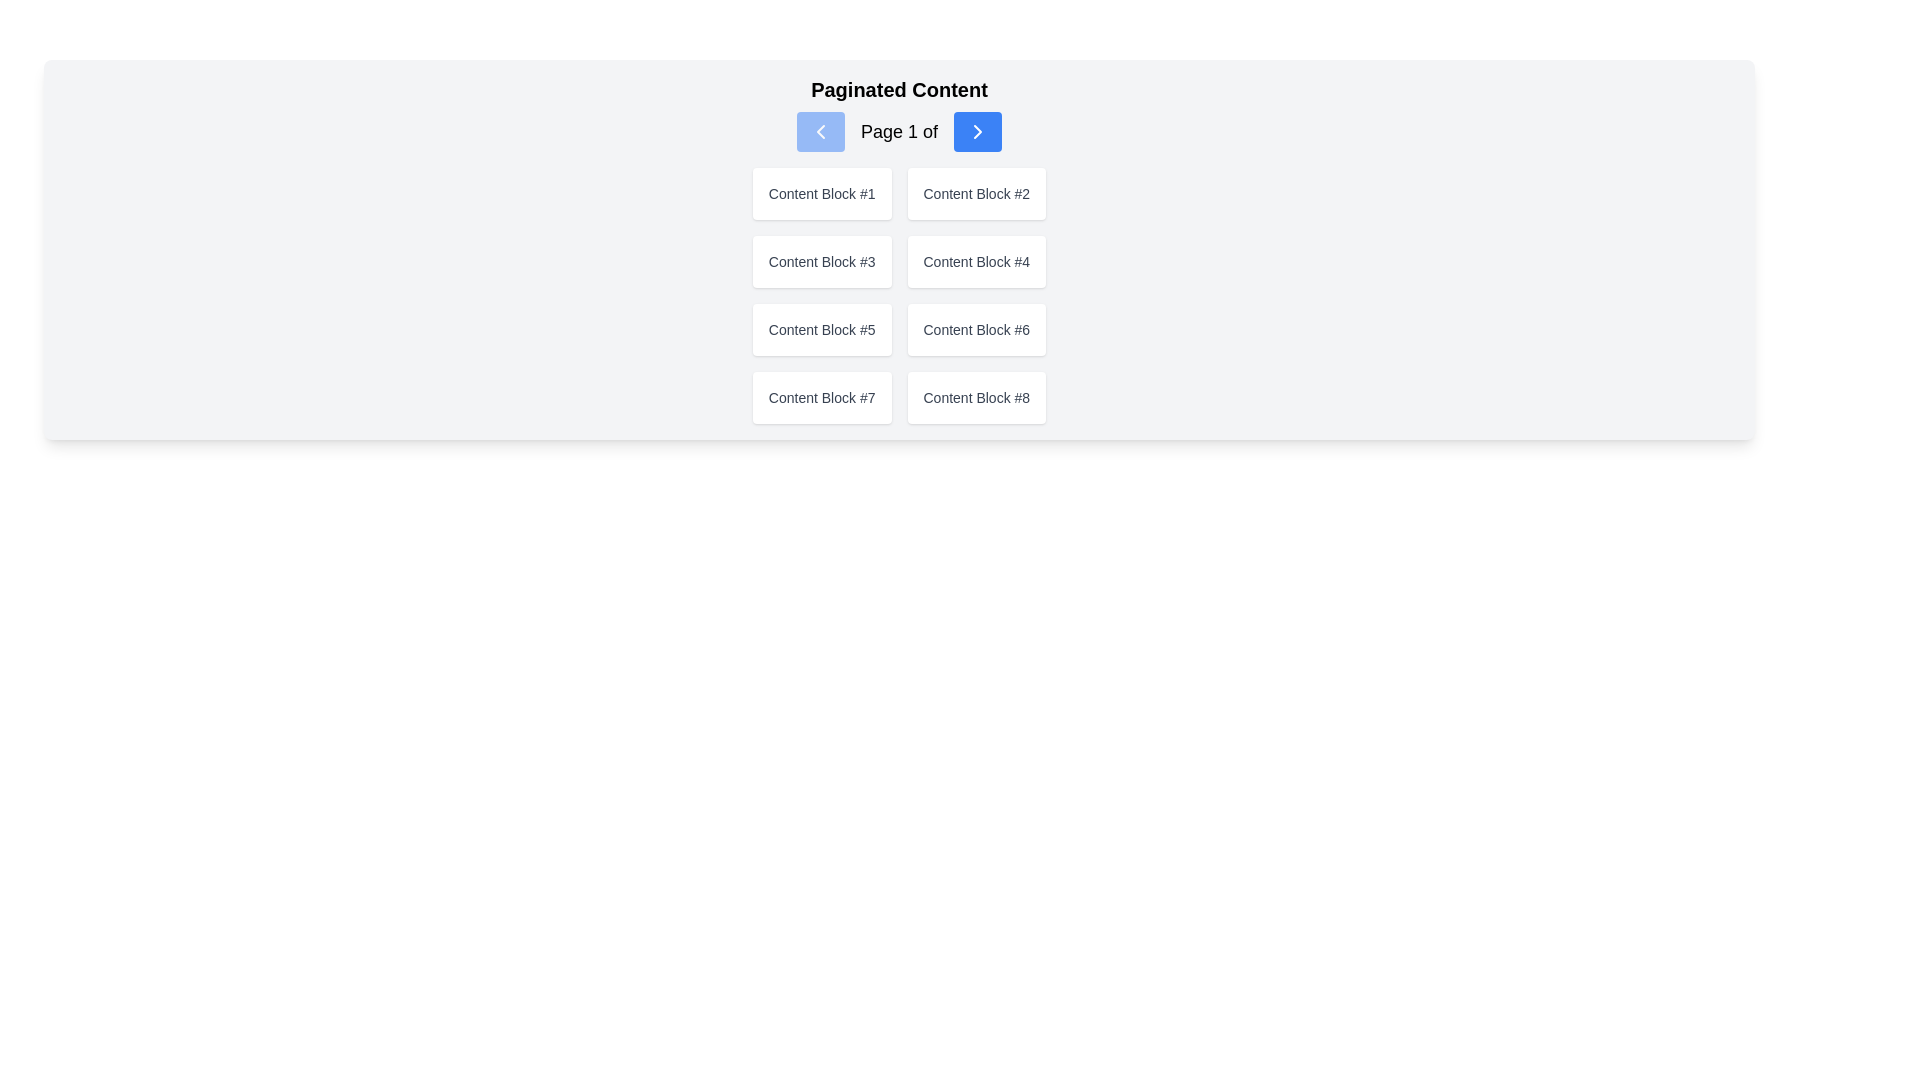  What do you see at coordinates (821, 329) in the screenshot?
I see `the Content Block identified by the text 'Content Block #5', which is a rectangular block with a white background and rounded corners, to interact with it` at bounding box center [821, 329].